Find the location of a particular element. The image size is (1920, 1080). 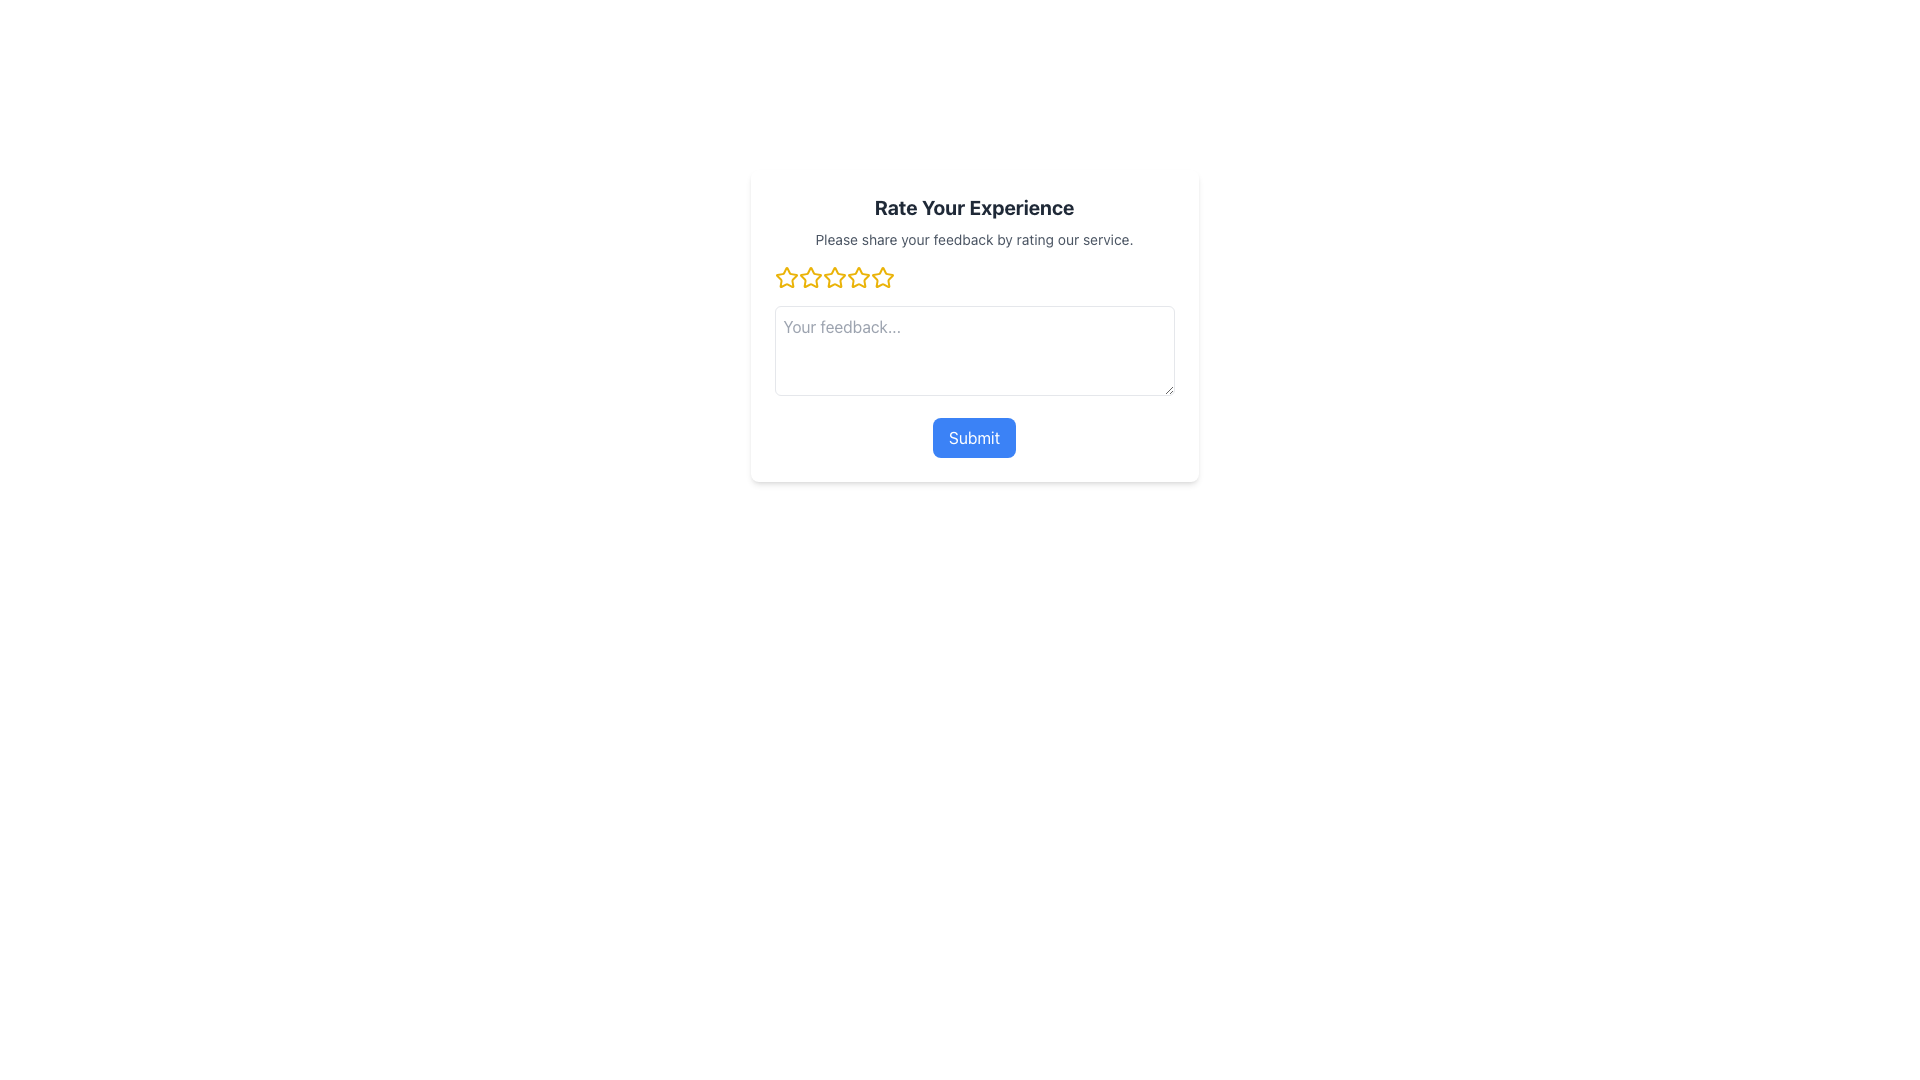

the second star in the star rating system is located at coordinates (810, 277).